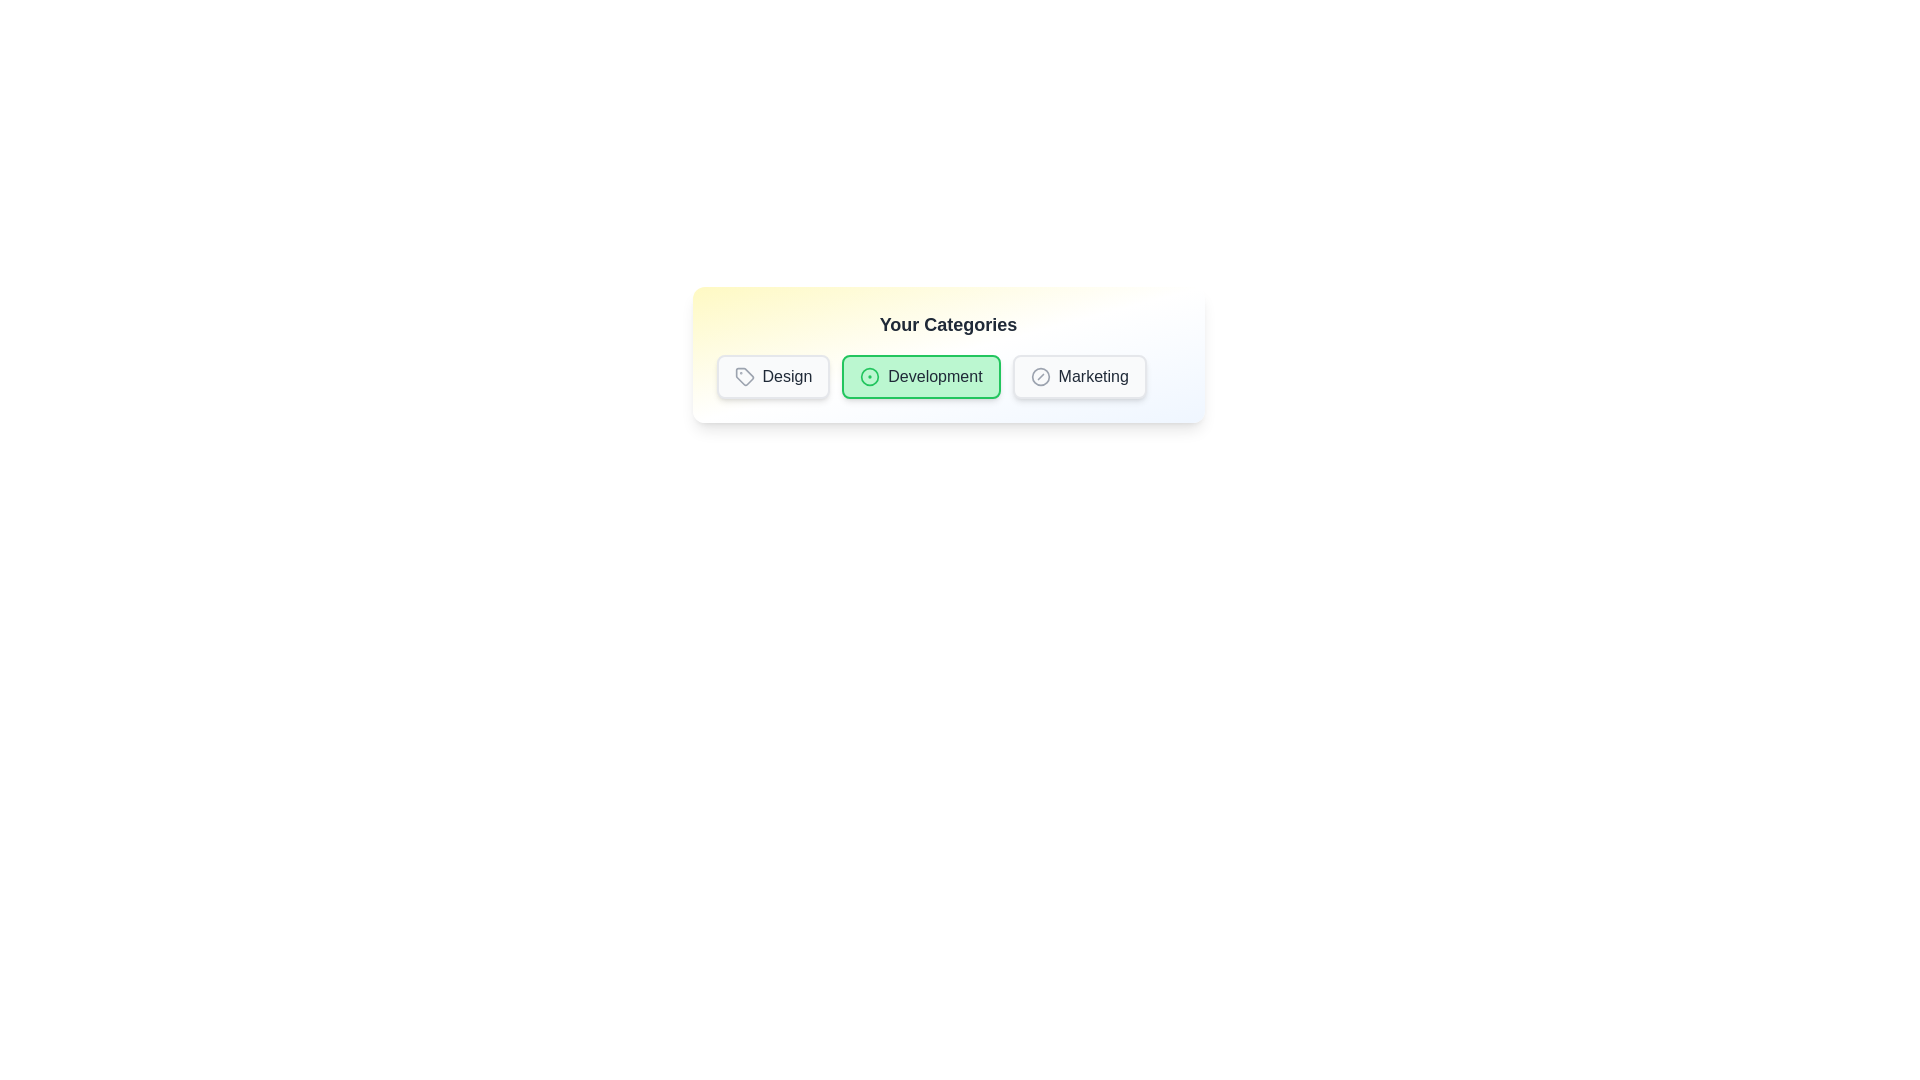 The width and height of the screenshot is (1920, 1080). What do you see at coordinates (920, 377) in the screenshot?
I see `the badge labeled Development` at bounding box center [920, 377].